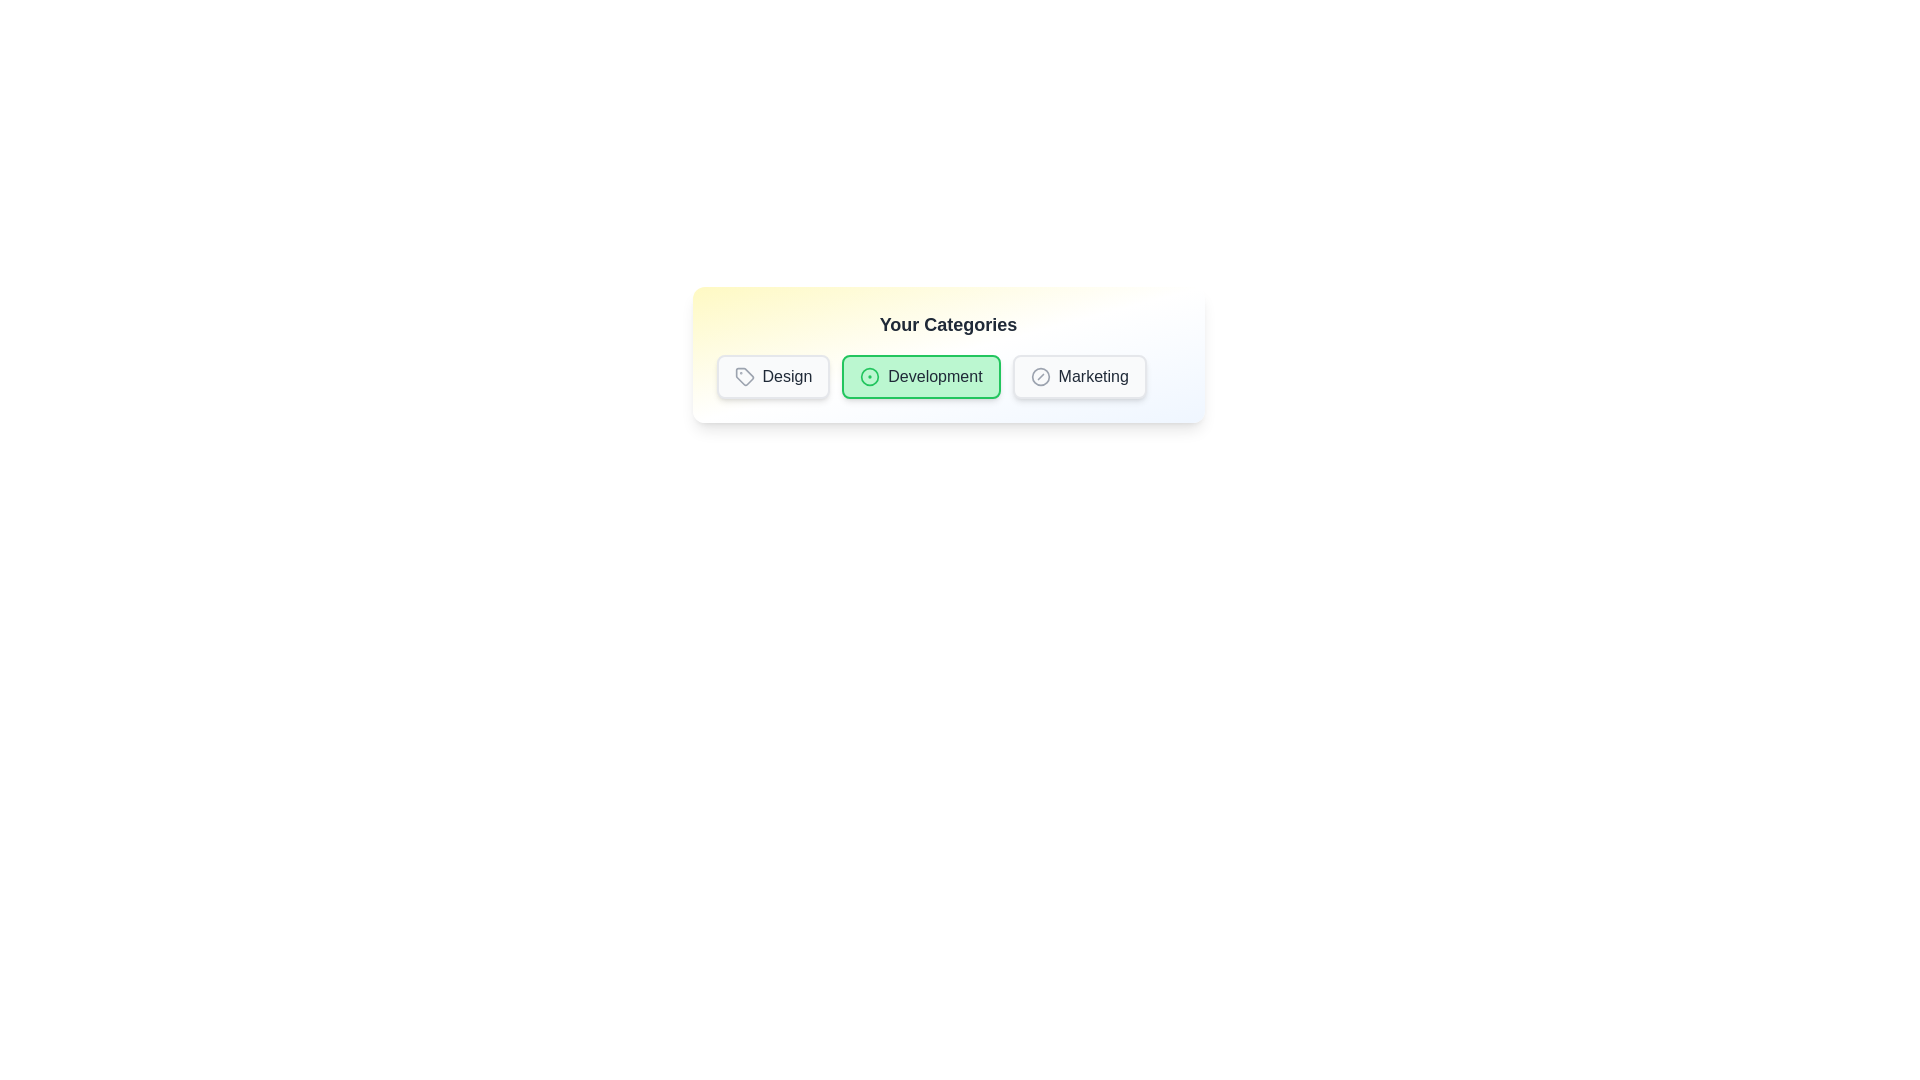 The width and height of the screenshot is (1920, 1080). What do you see at coordinates (920, 377) in the screenshot?
I see `the badge labeled Development` at bounding box center [920, 377].